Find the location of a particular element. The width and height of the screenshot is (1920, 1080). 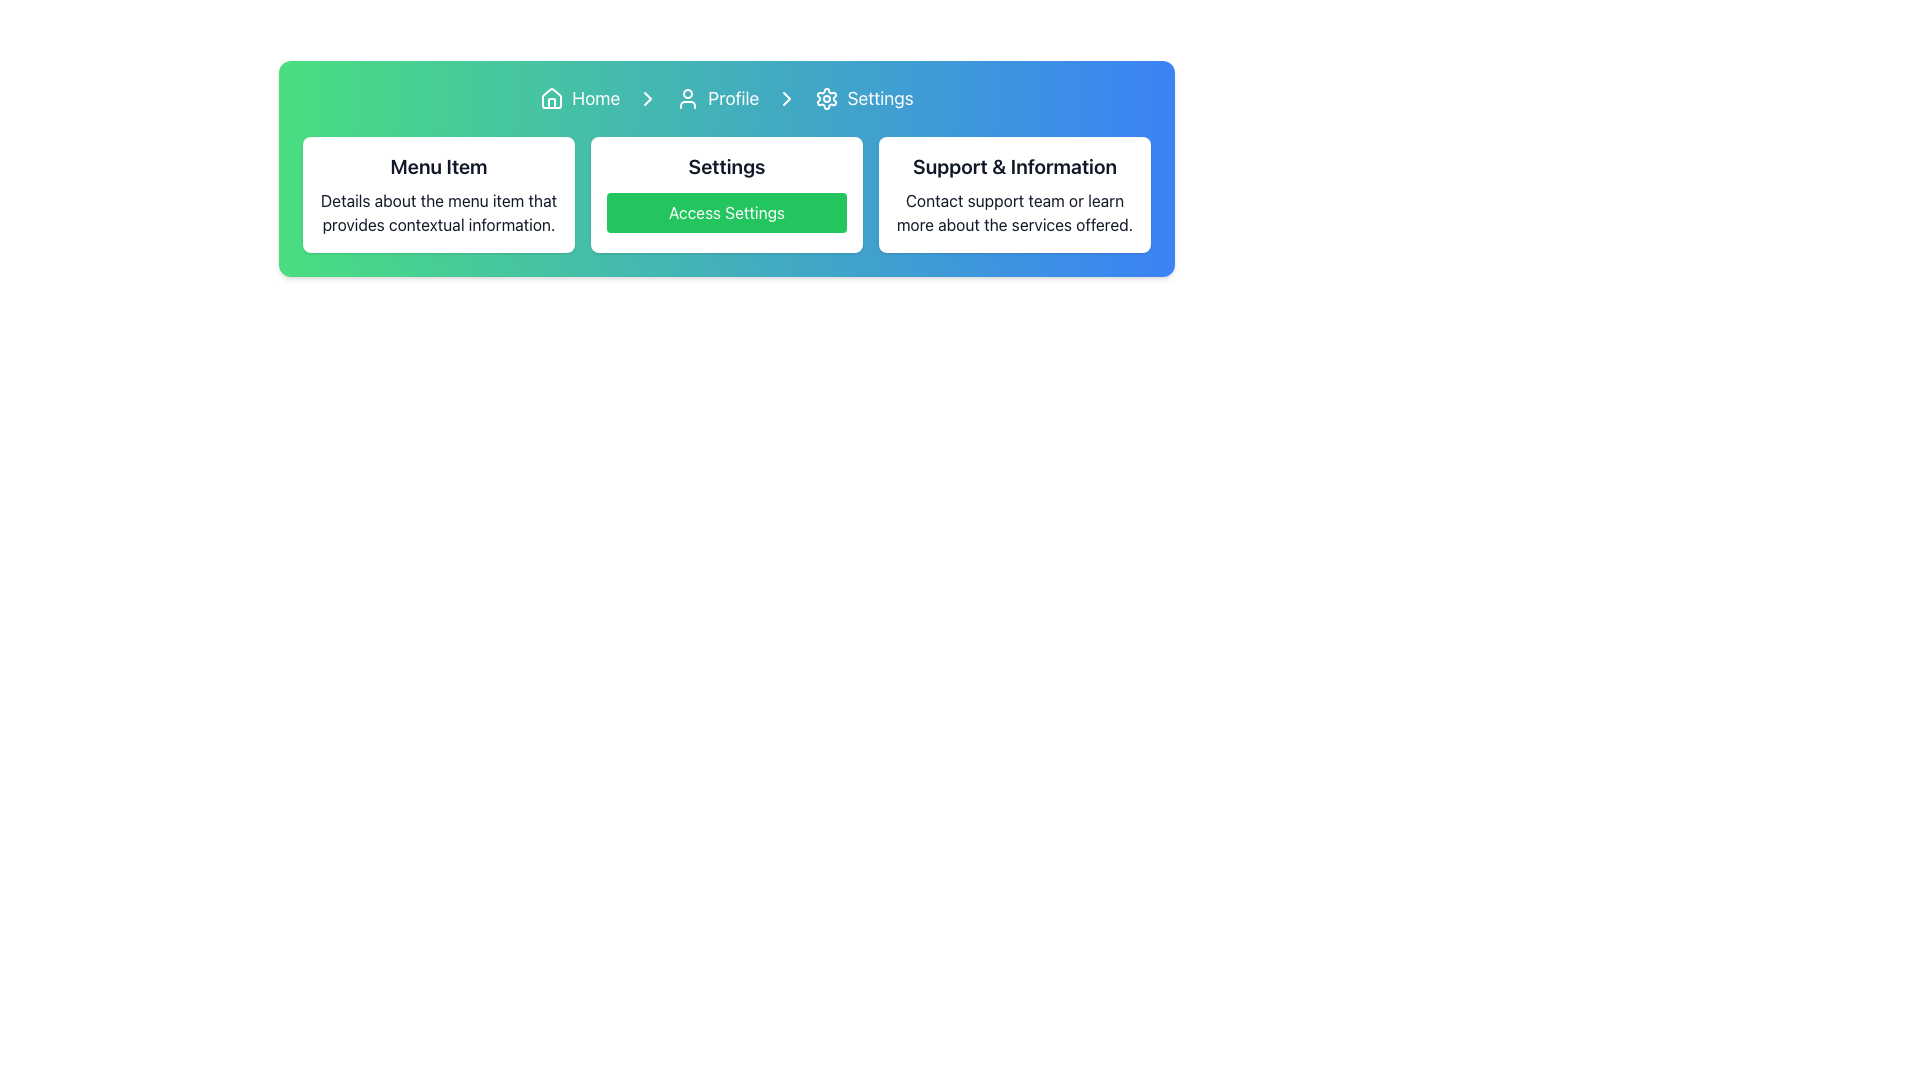

the rightward-pointing chevron icon located in the navigation bar between the 'Profile' text and the 'Settings' section is located at coordinates (648, 99).